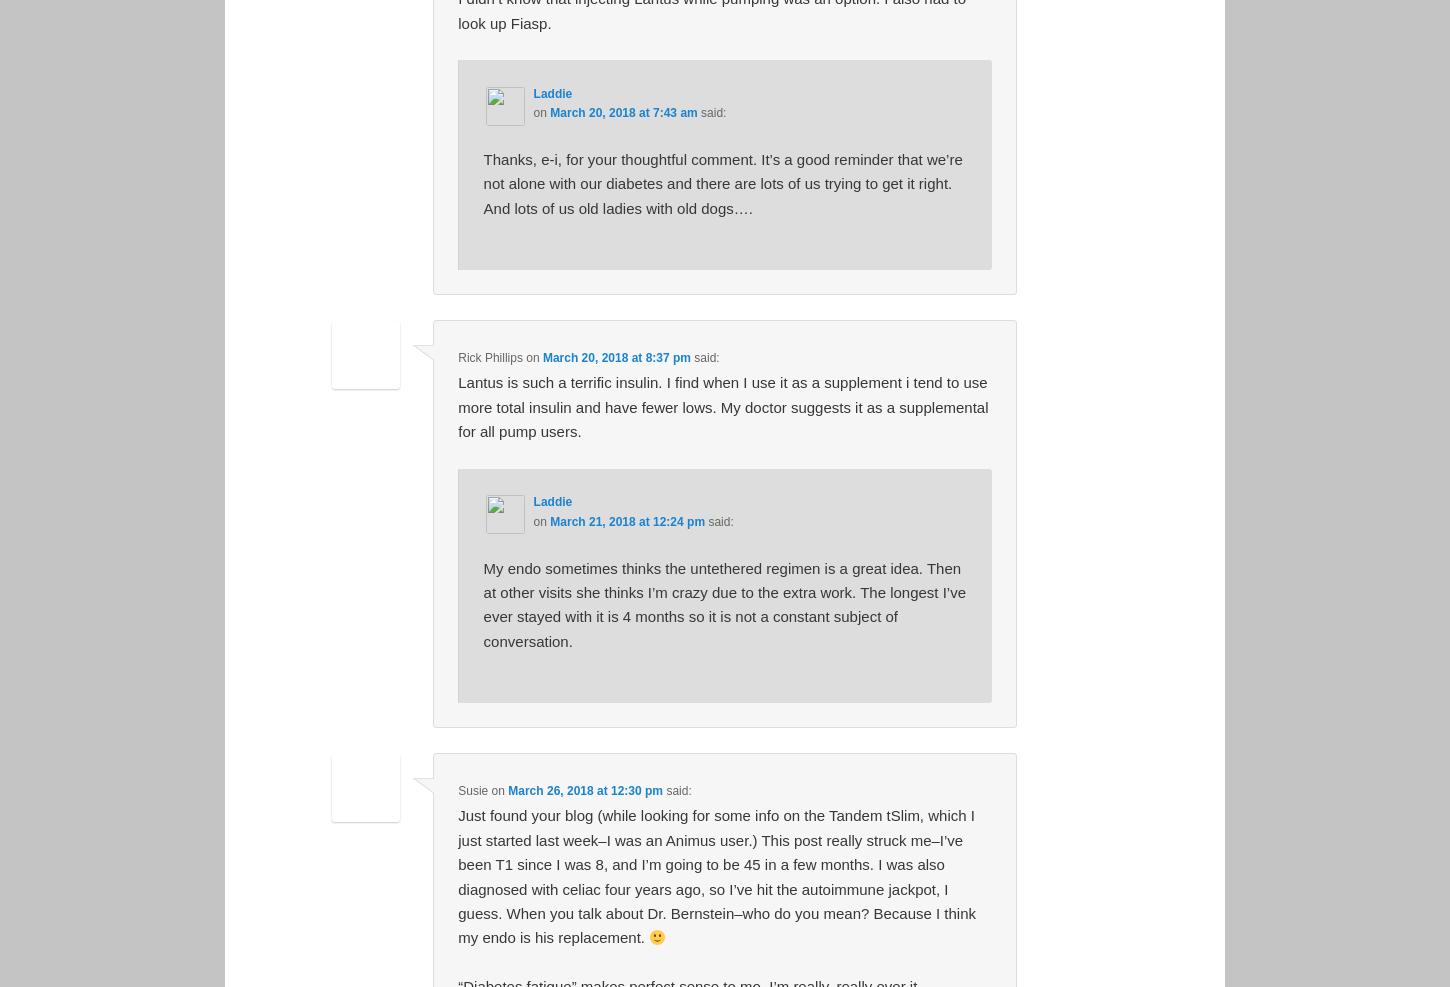 Image resolution: width=1450 pixels, height=987 pixels. I want to click on 'Thanks, e-i, for your thoughtful comment. It’s a good reminder that we’re not alone with our diabetes and there are lots of us trying to get it right. And lots of us old ladies with old dogs….', so click(721, 182).